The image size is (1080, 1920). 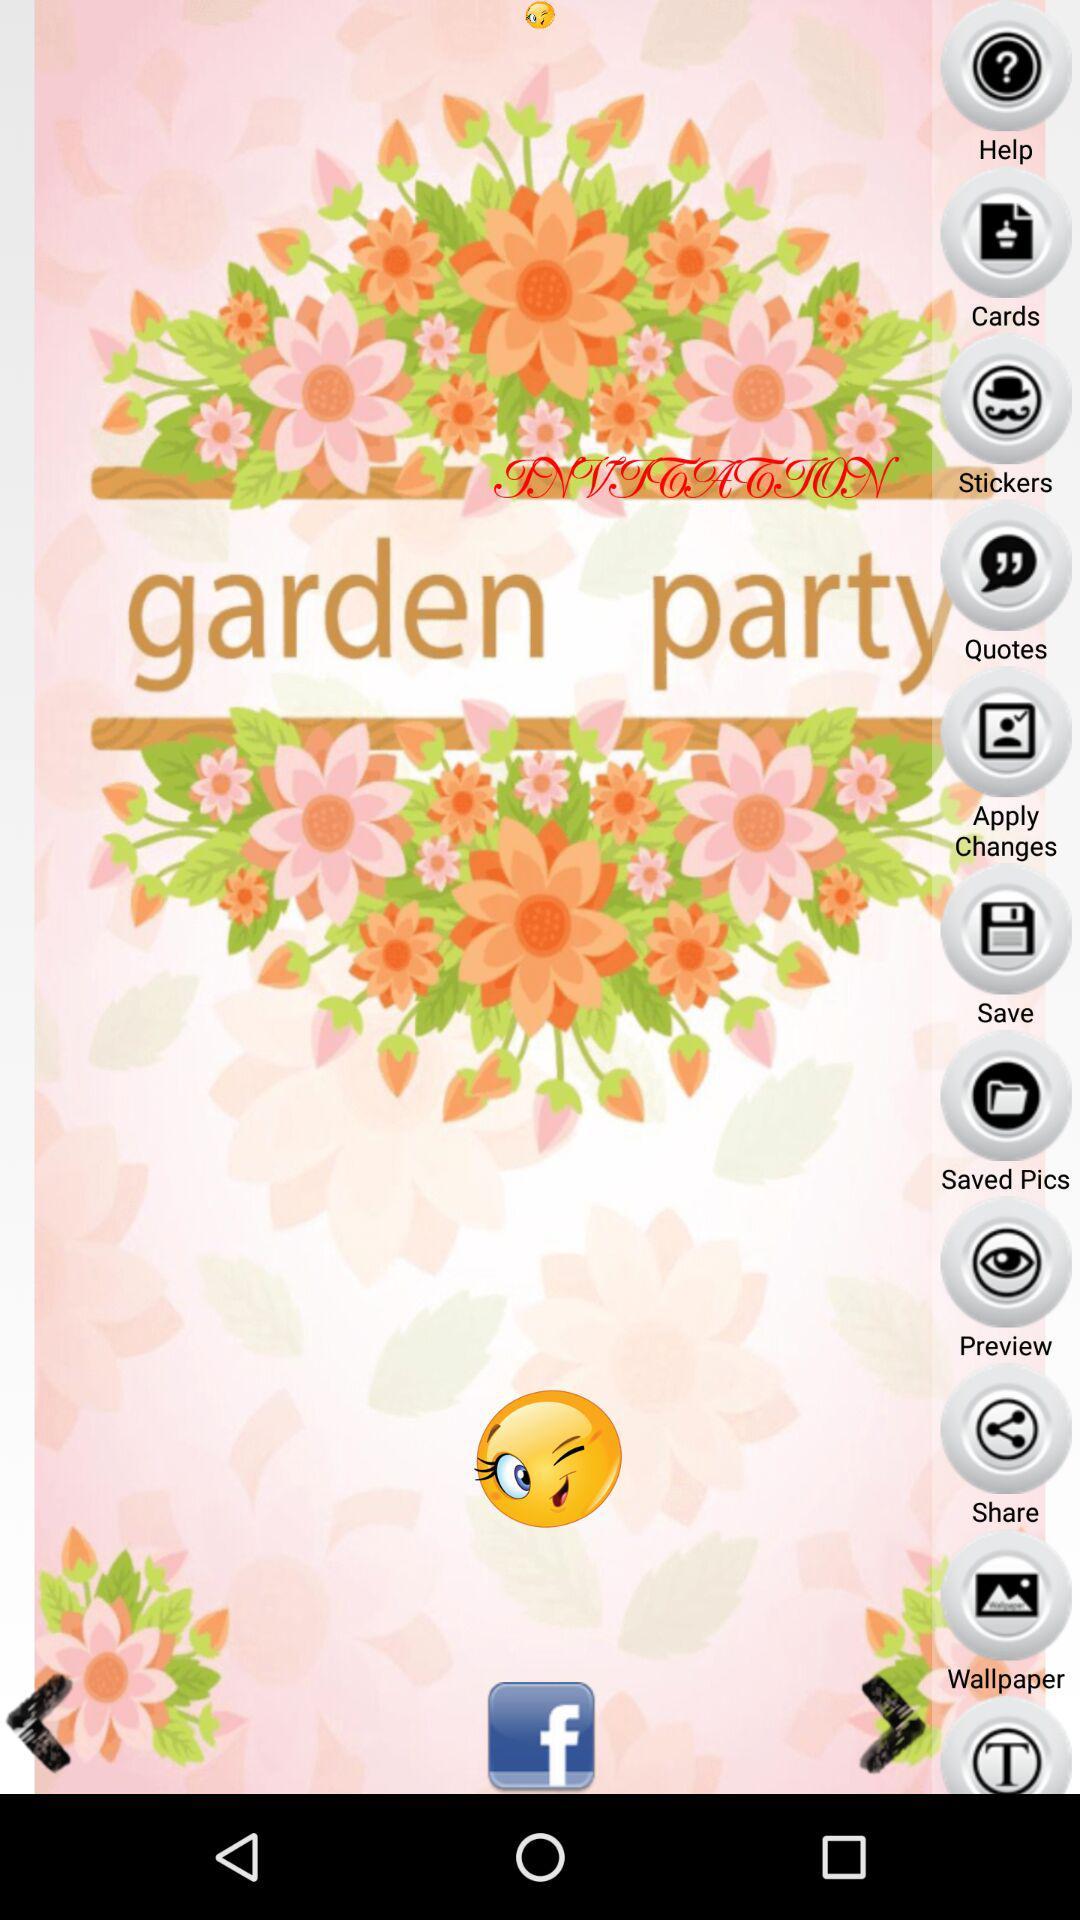 What do you see at coordinates (1006, 1744) in the screenshot?
I see `the icon below wallpaper text` at bounding box center [1006, 1744].